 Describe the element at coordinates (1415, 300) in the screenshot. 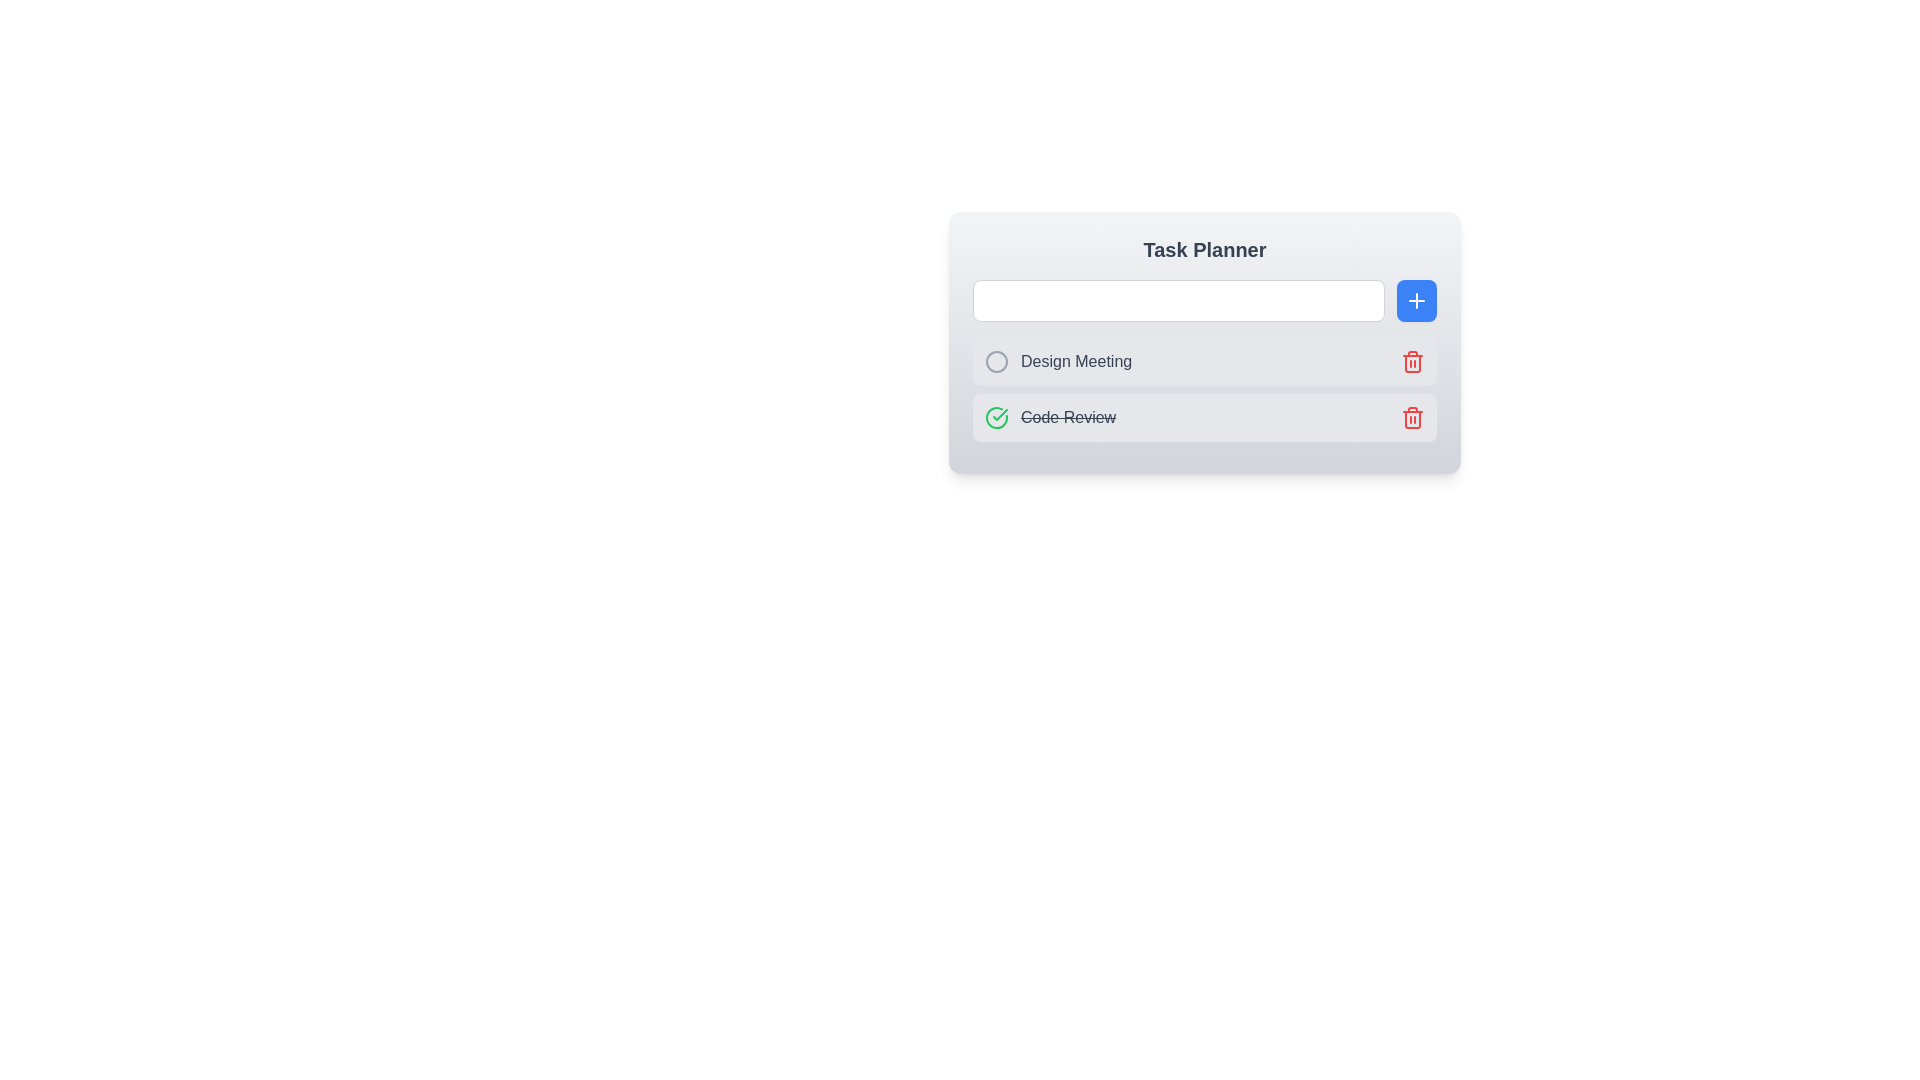

I see `the blue button located to the right of the 'Task Planner' input field` at that location.